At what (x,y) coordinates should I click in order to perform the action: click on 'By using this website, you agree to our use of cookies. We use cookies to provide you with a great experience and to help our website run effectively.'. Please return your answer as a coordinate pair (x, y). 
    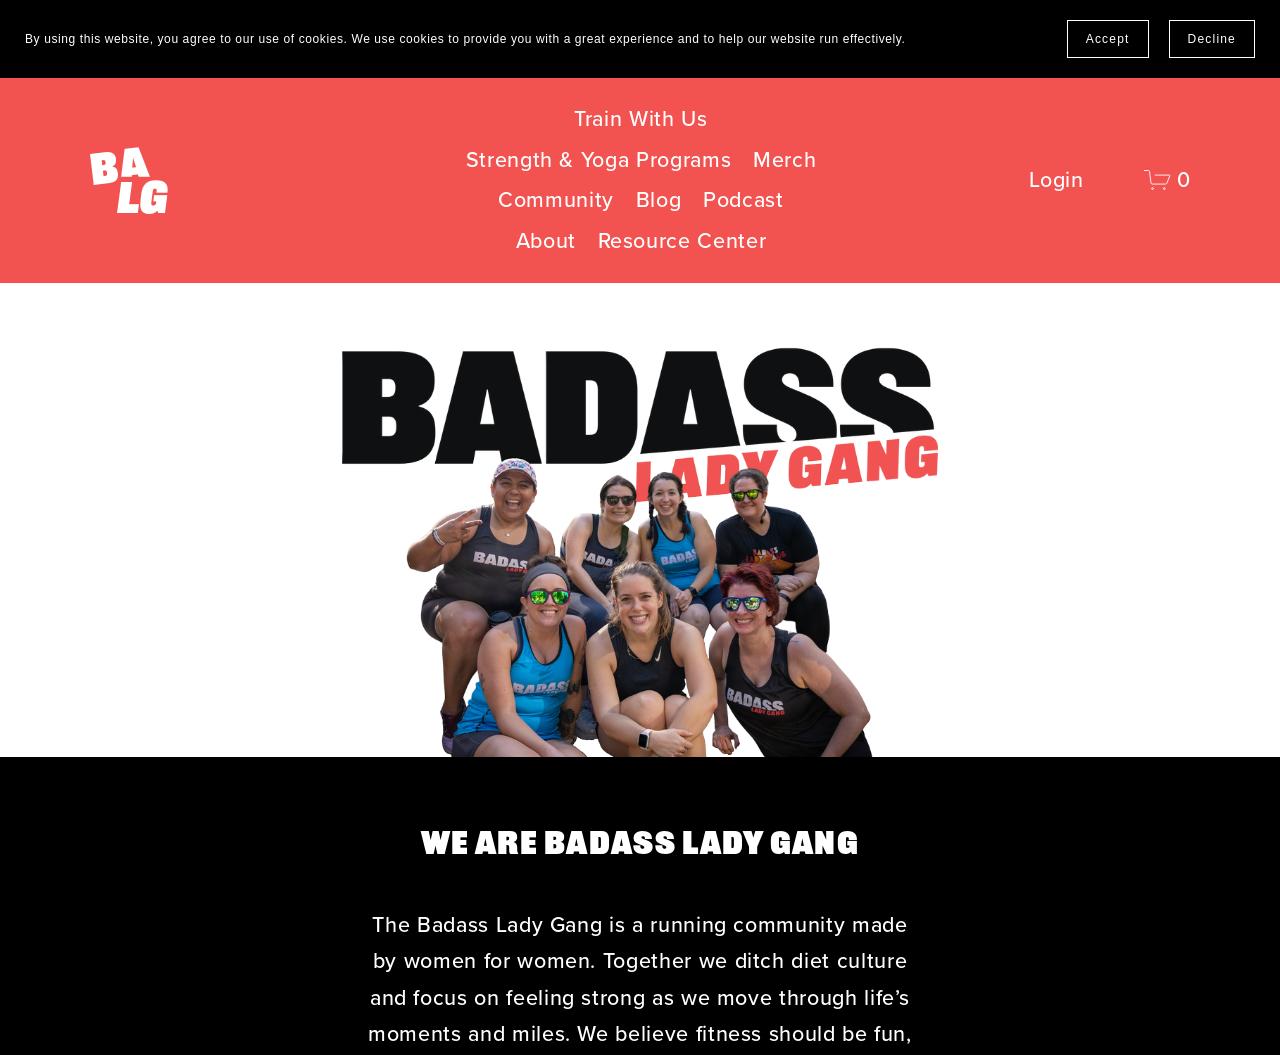
    Looking at the image, I should click on (24, 39).